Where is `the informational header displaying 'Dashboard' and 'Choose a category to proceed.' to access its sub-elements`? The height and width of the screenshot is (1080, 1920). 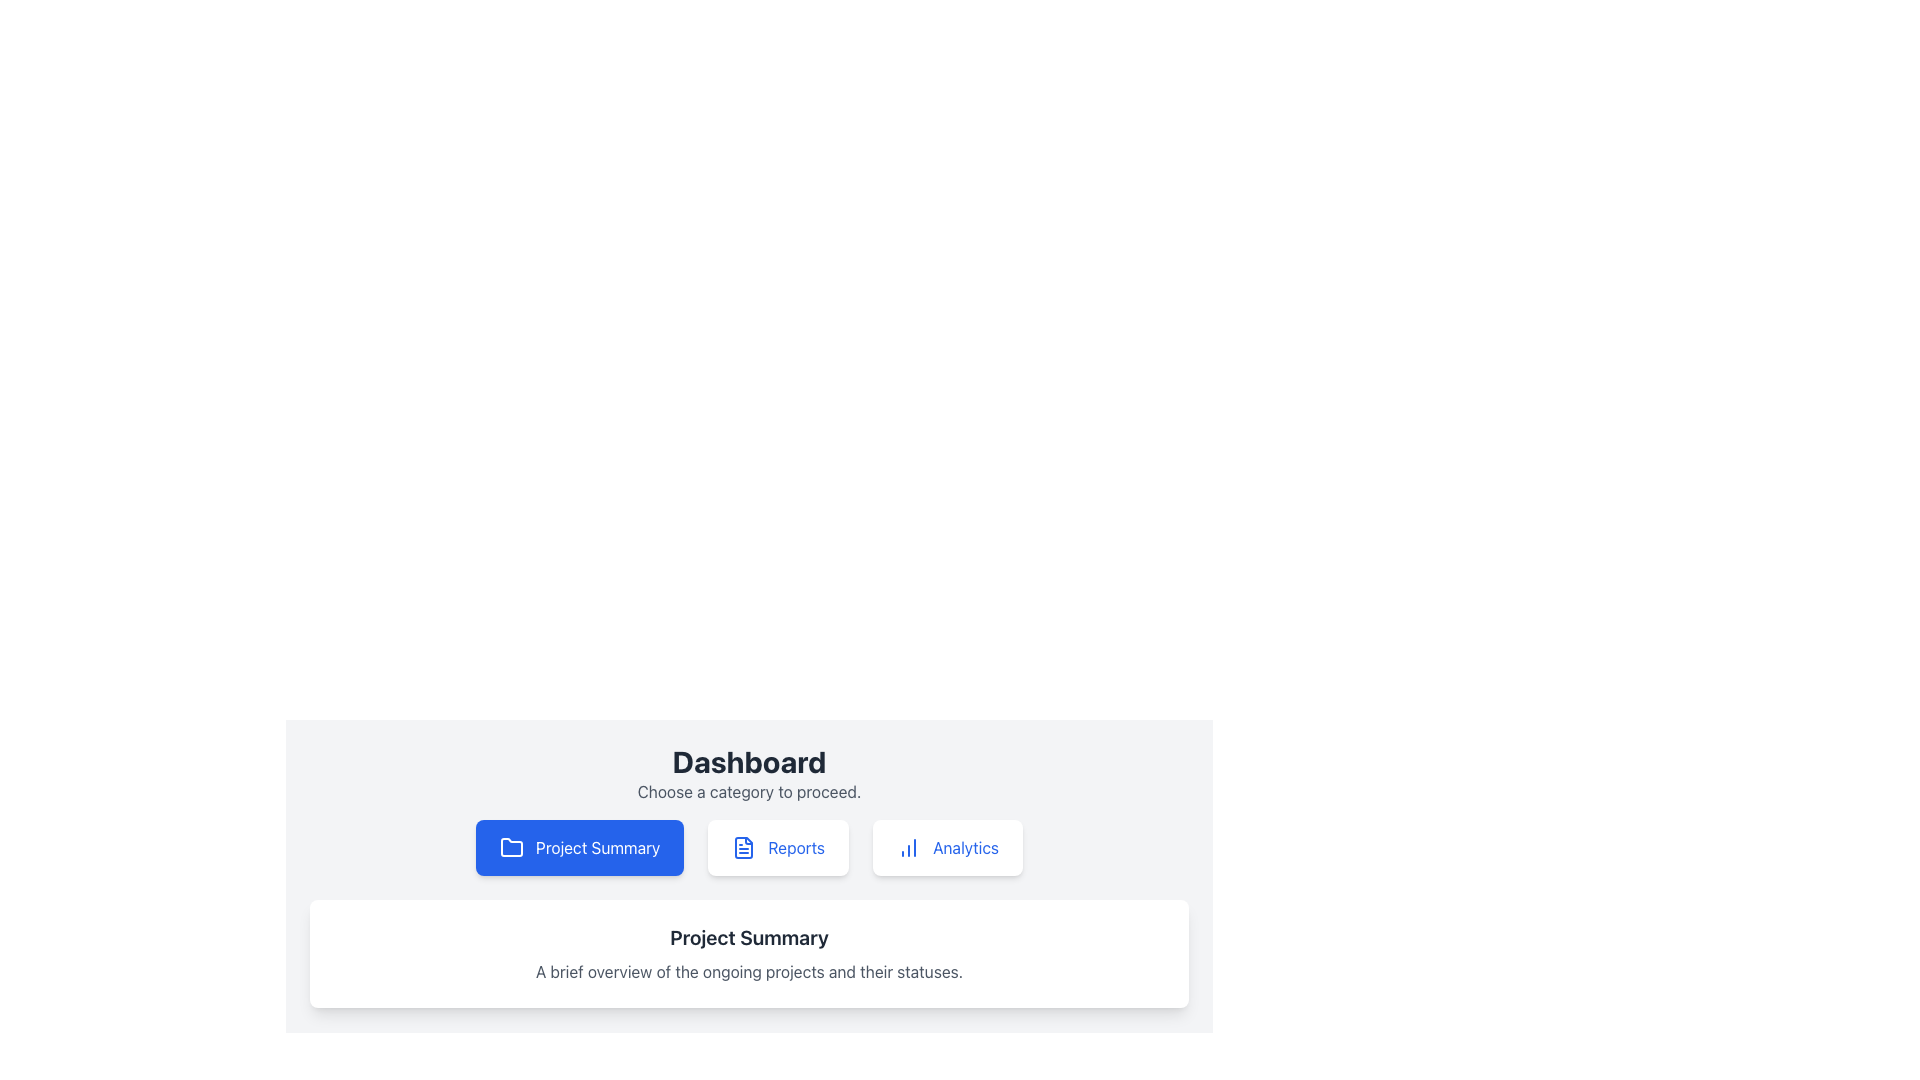
the informational header displaying 'Dashboard' and 'Choose a category to proceed.' to access its sub-elements is located at coordinates (748, 773).